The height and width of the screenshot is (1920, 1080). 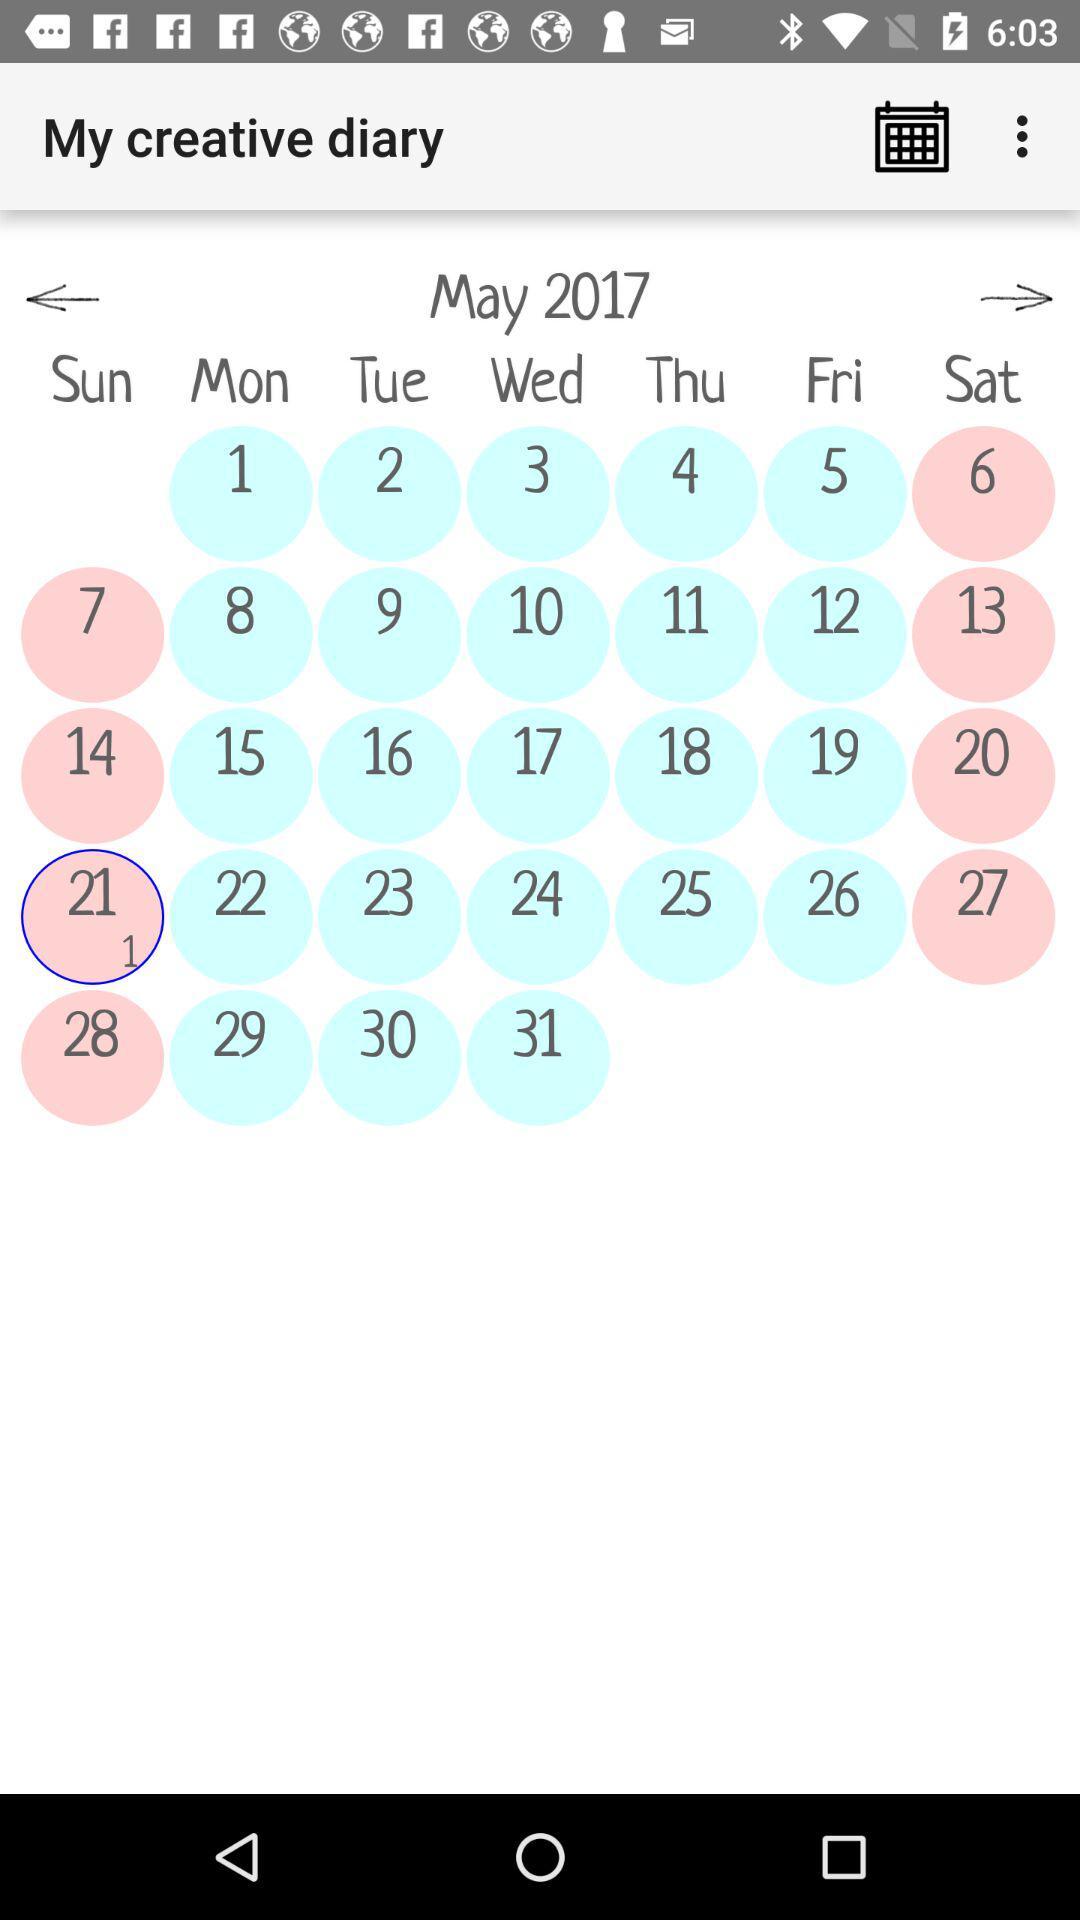 I want to click on the arrow_forward icon, so click(x=1017, y=298).